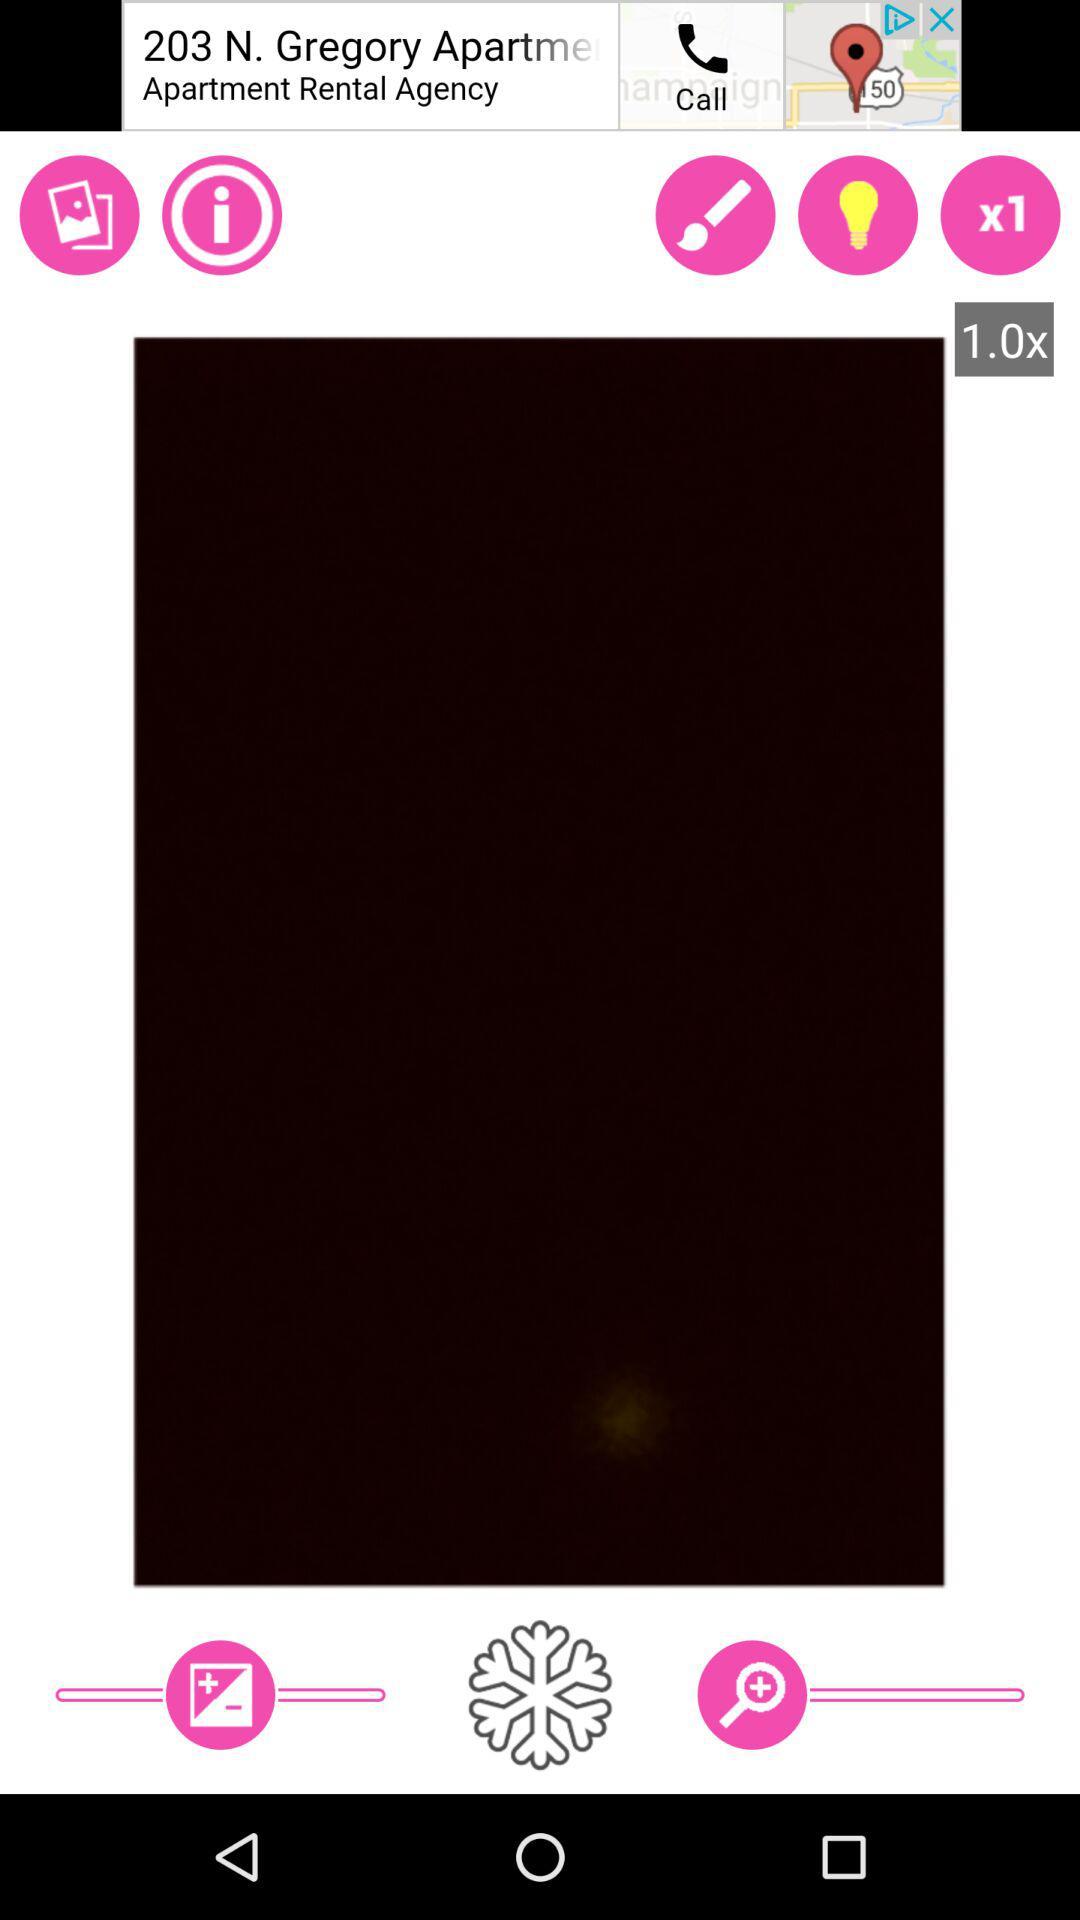  Describe the element at coordinates (78, 215) in the screenshot. I see `photo` at that location.